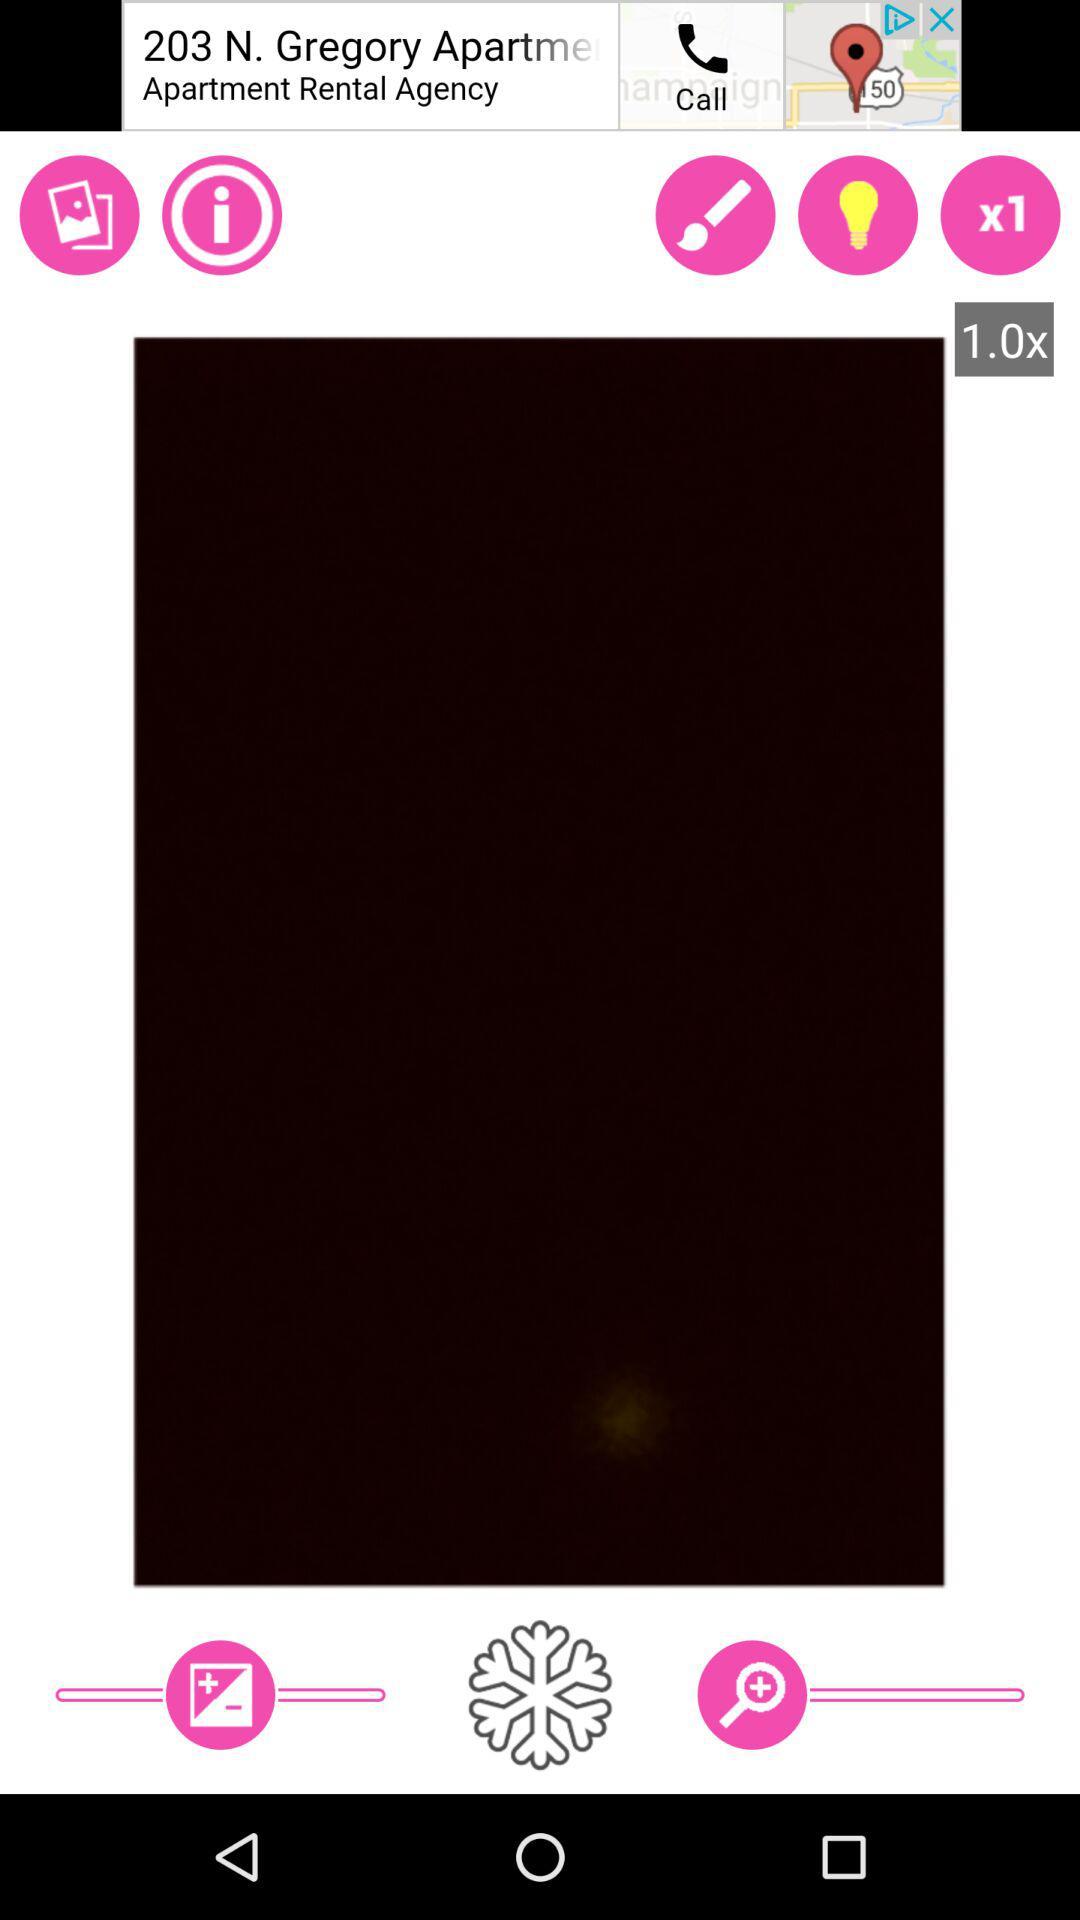  Describe the element at coordinates (78, 215) in the screenshot. I see `photo` at that location.